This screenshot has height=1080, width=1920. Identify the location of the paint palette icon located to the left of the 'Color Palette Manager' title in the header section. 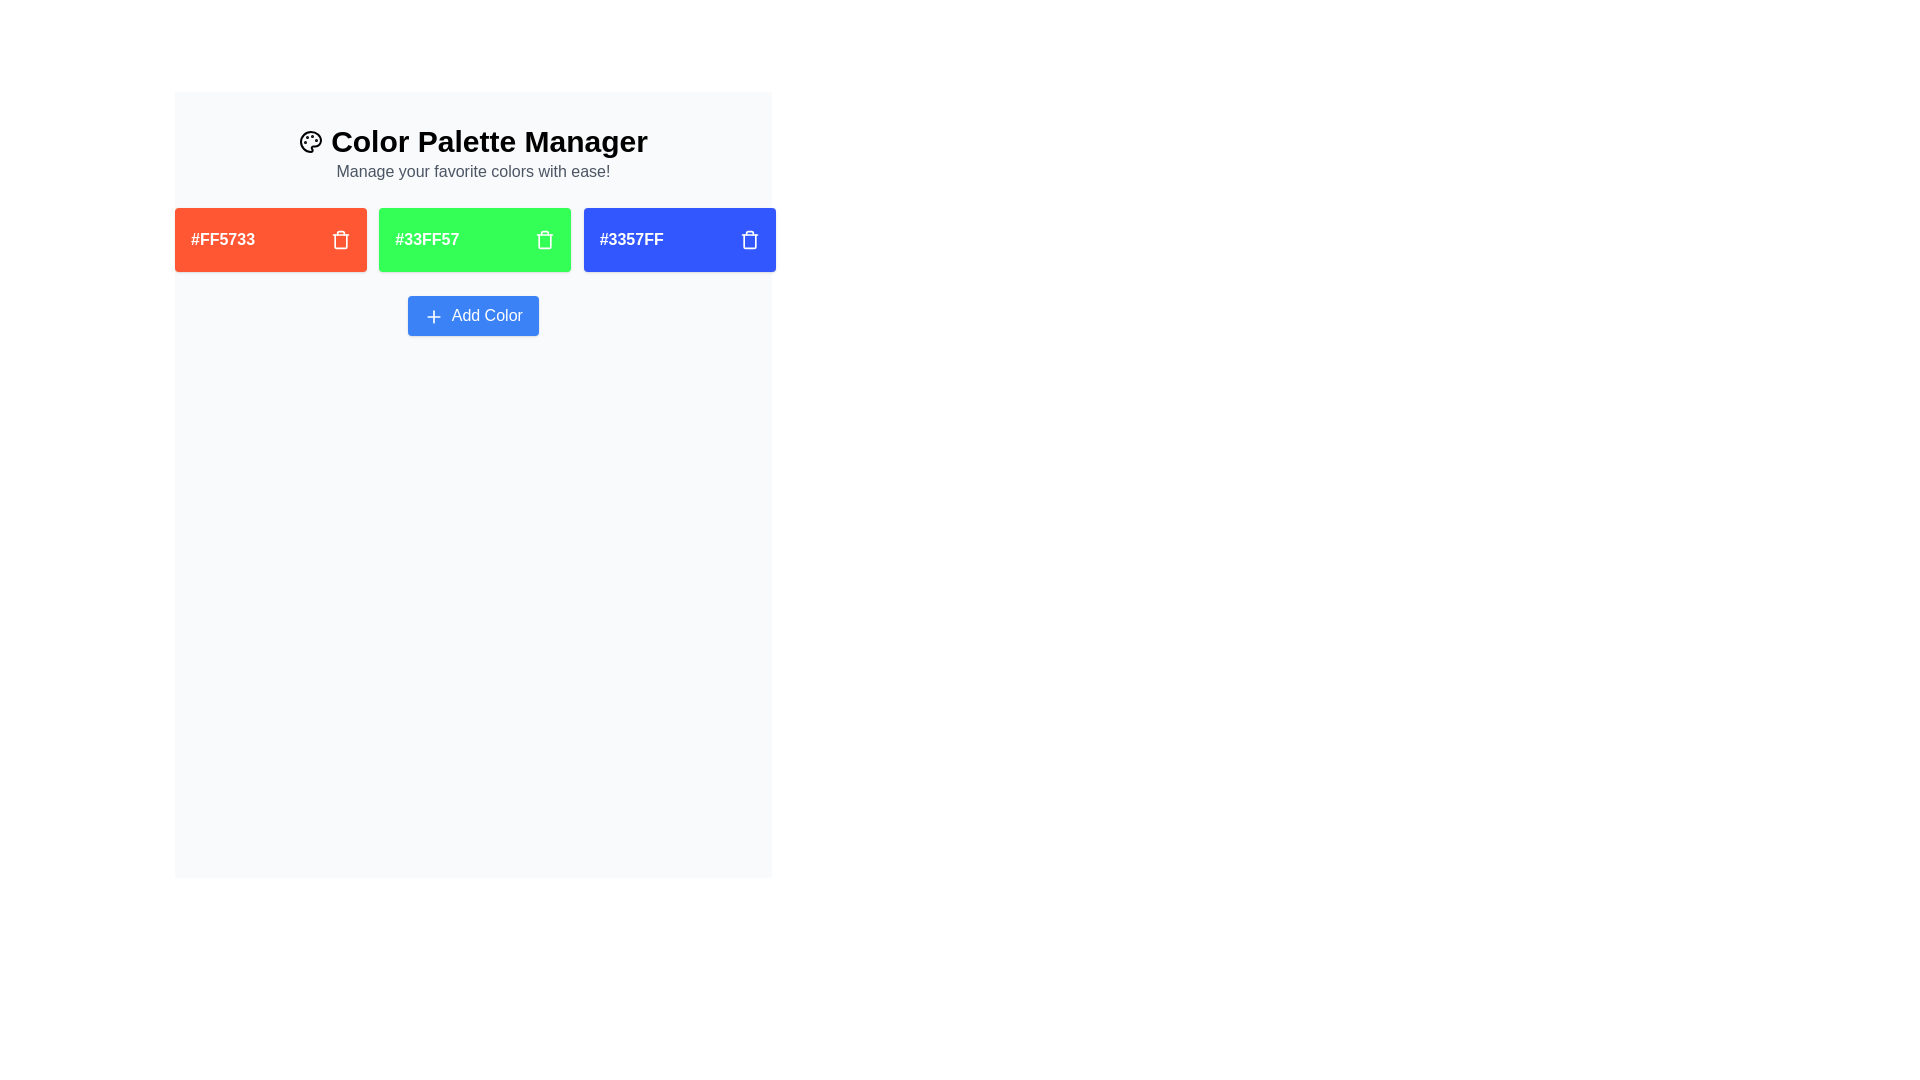
(310, 141).